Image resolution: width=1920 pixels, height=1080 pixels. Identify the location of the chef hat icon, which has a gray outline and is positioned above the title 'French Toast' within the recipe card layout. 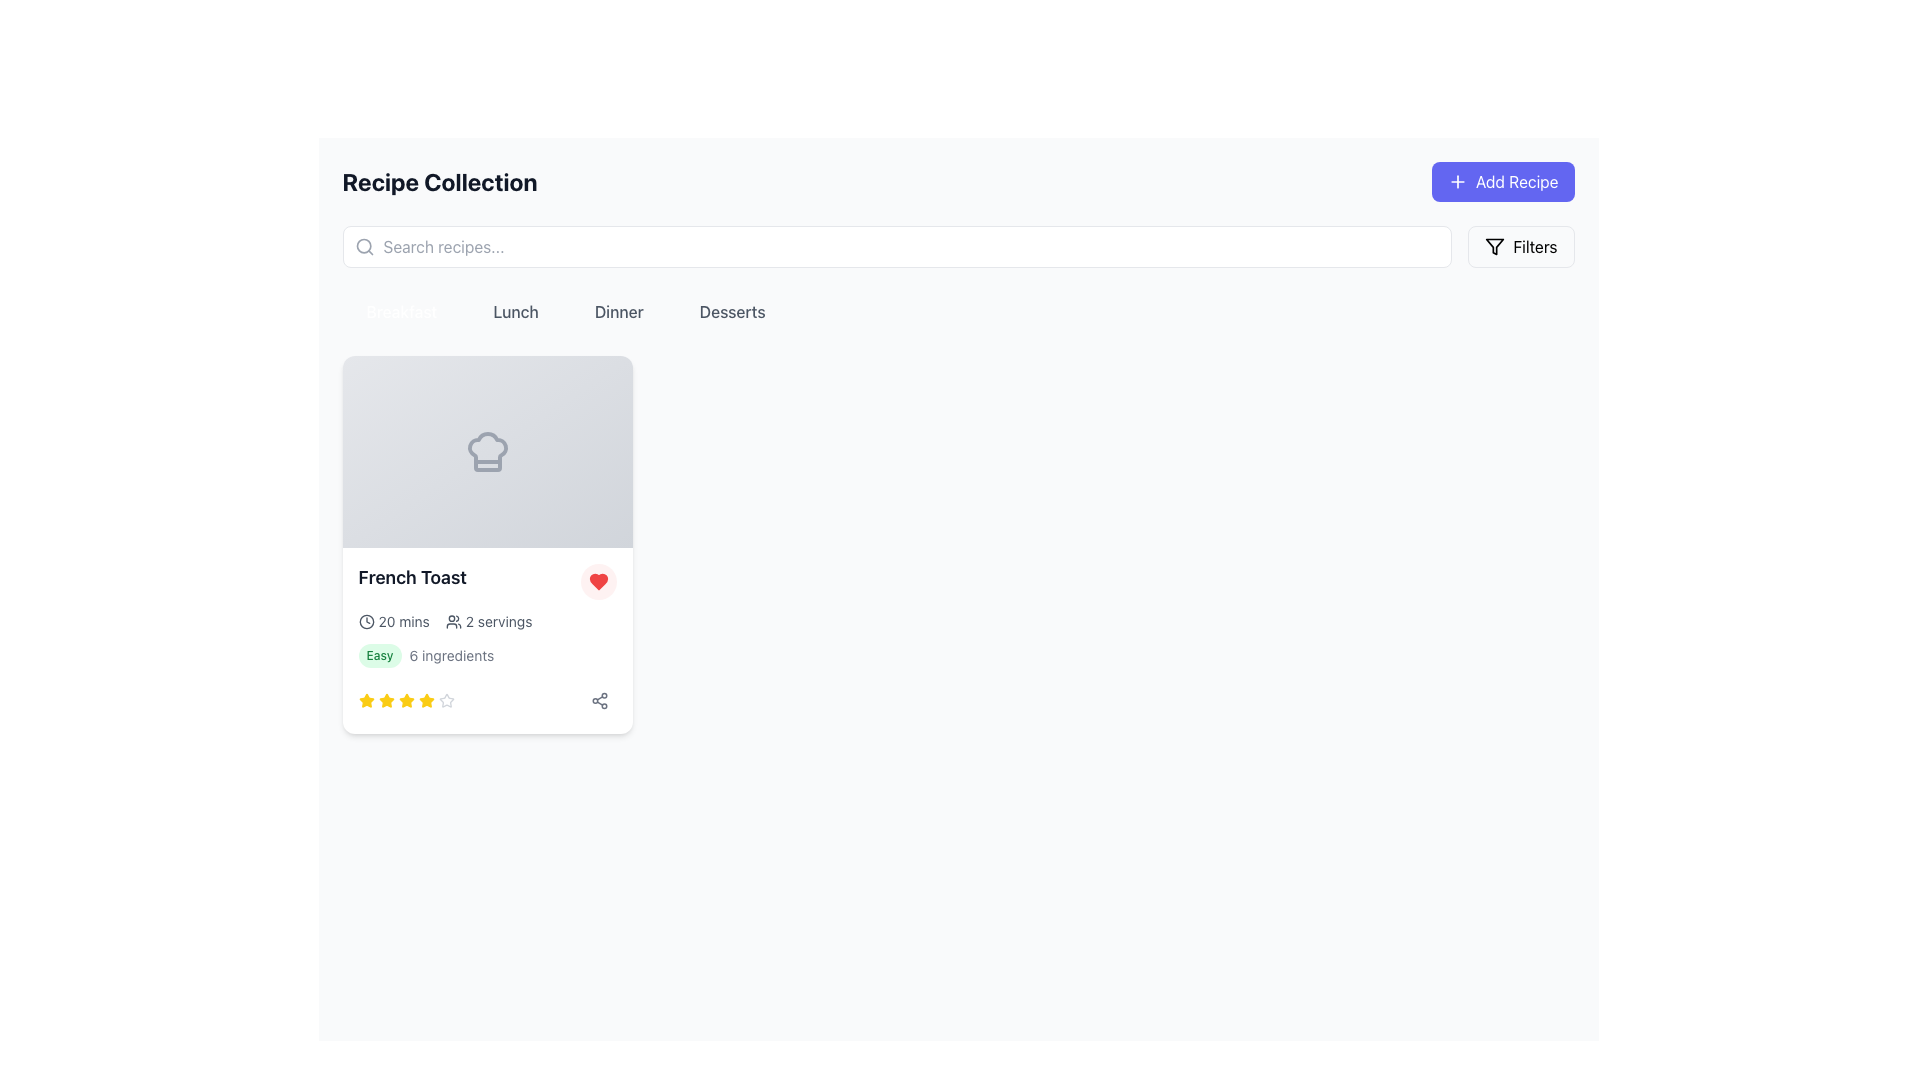
(487, 451).